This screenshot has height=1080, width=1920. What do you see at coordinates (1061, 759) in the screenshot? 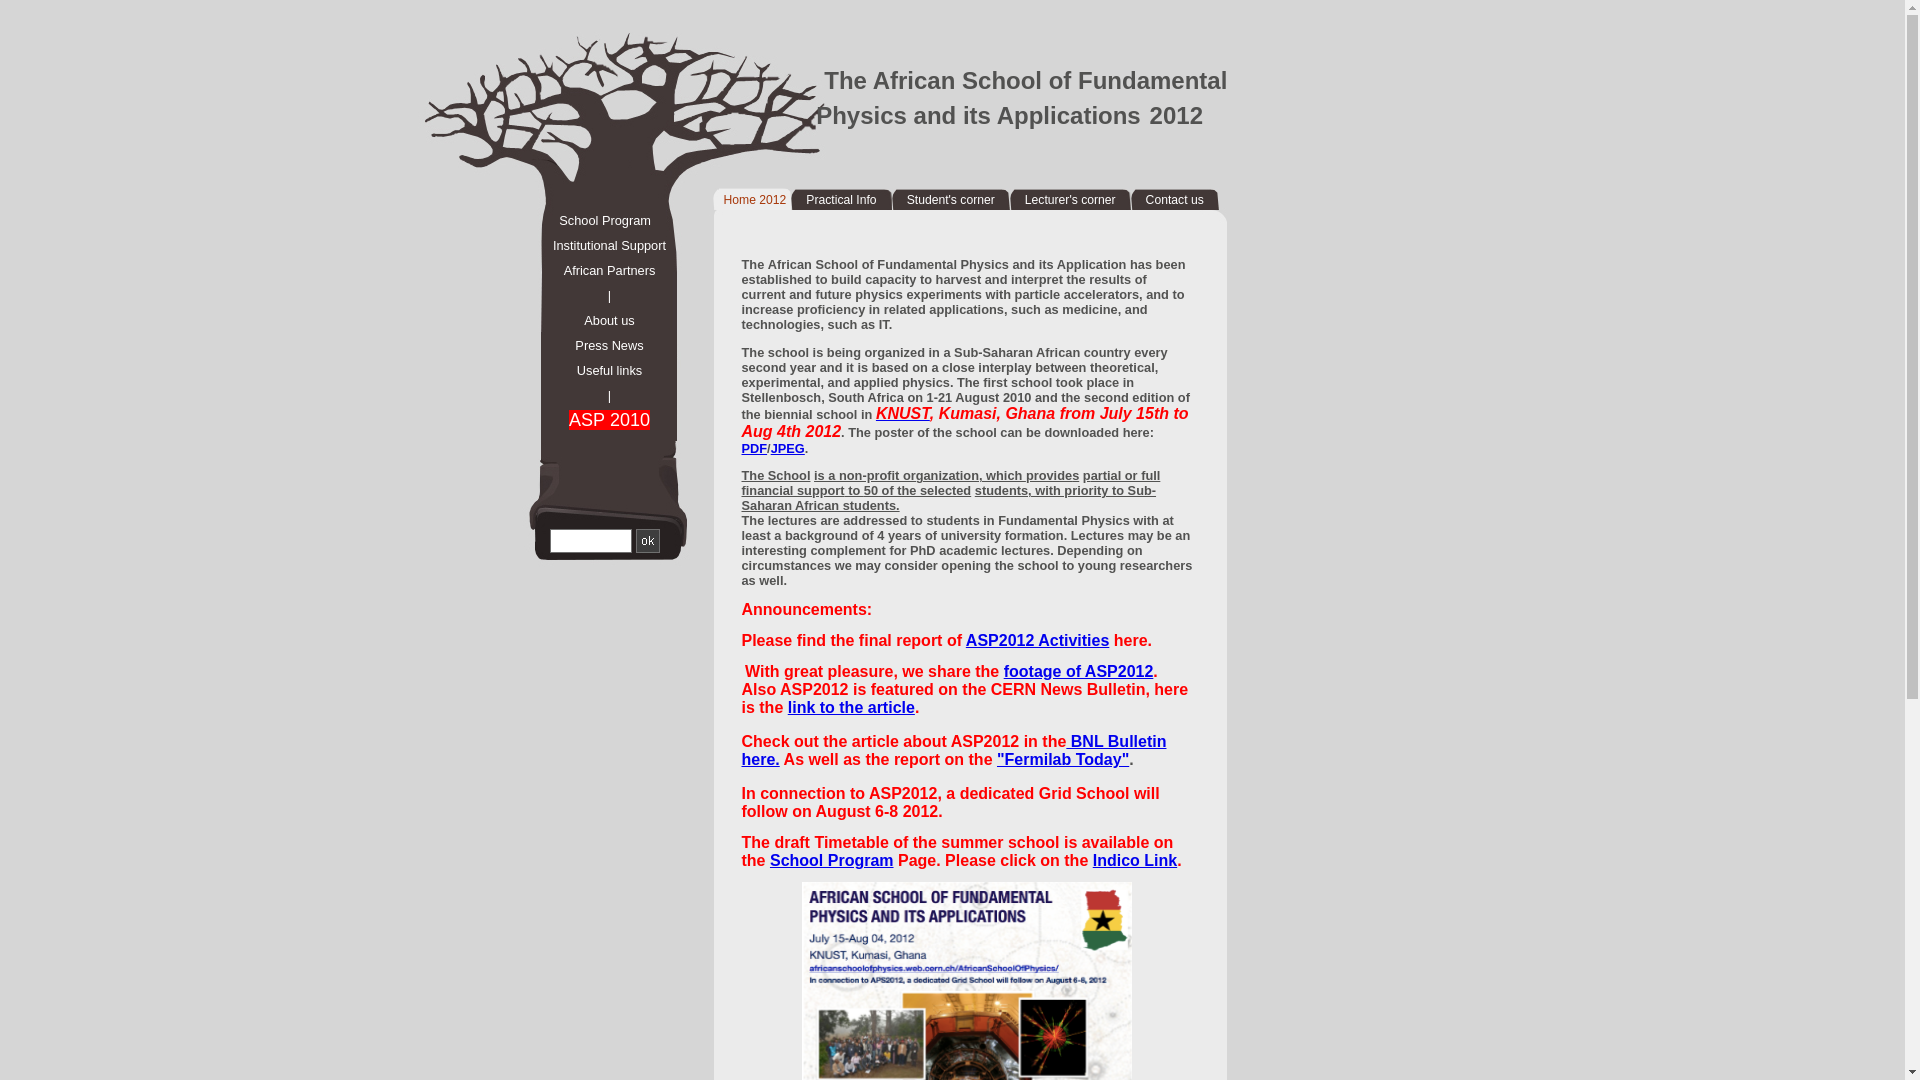
I see `'"Fermilab Today"'` at bounding box center [1061, 759].